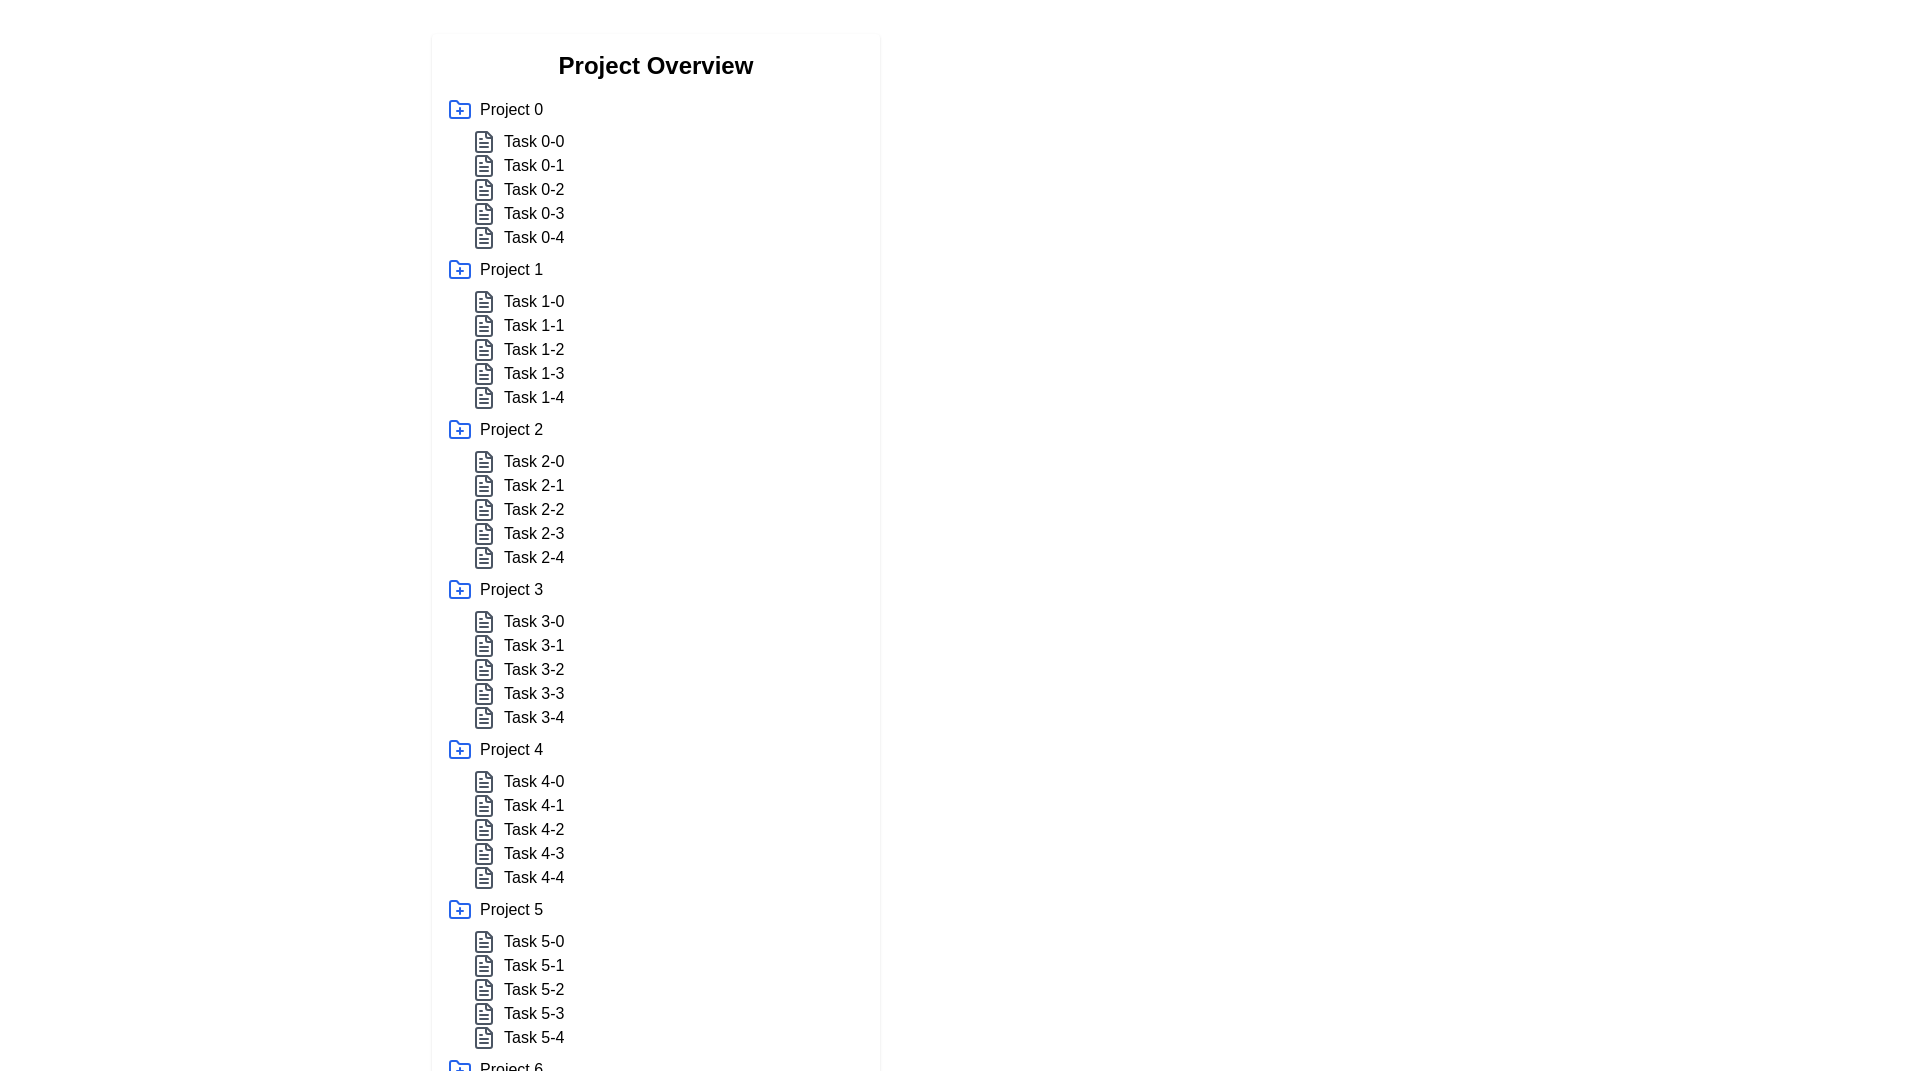 The height and width of the screenshot is (1080, 1920). I want to click on the document icon located beside 'Task 5-3' under 'Project 5' in the structured list interface, so click(484, 1014).